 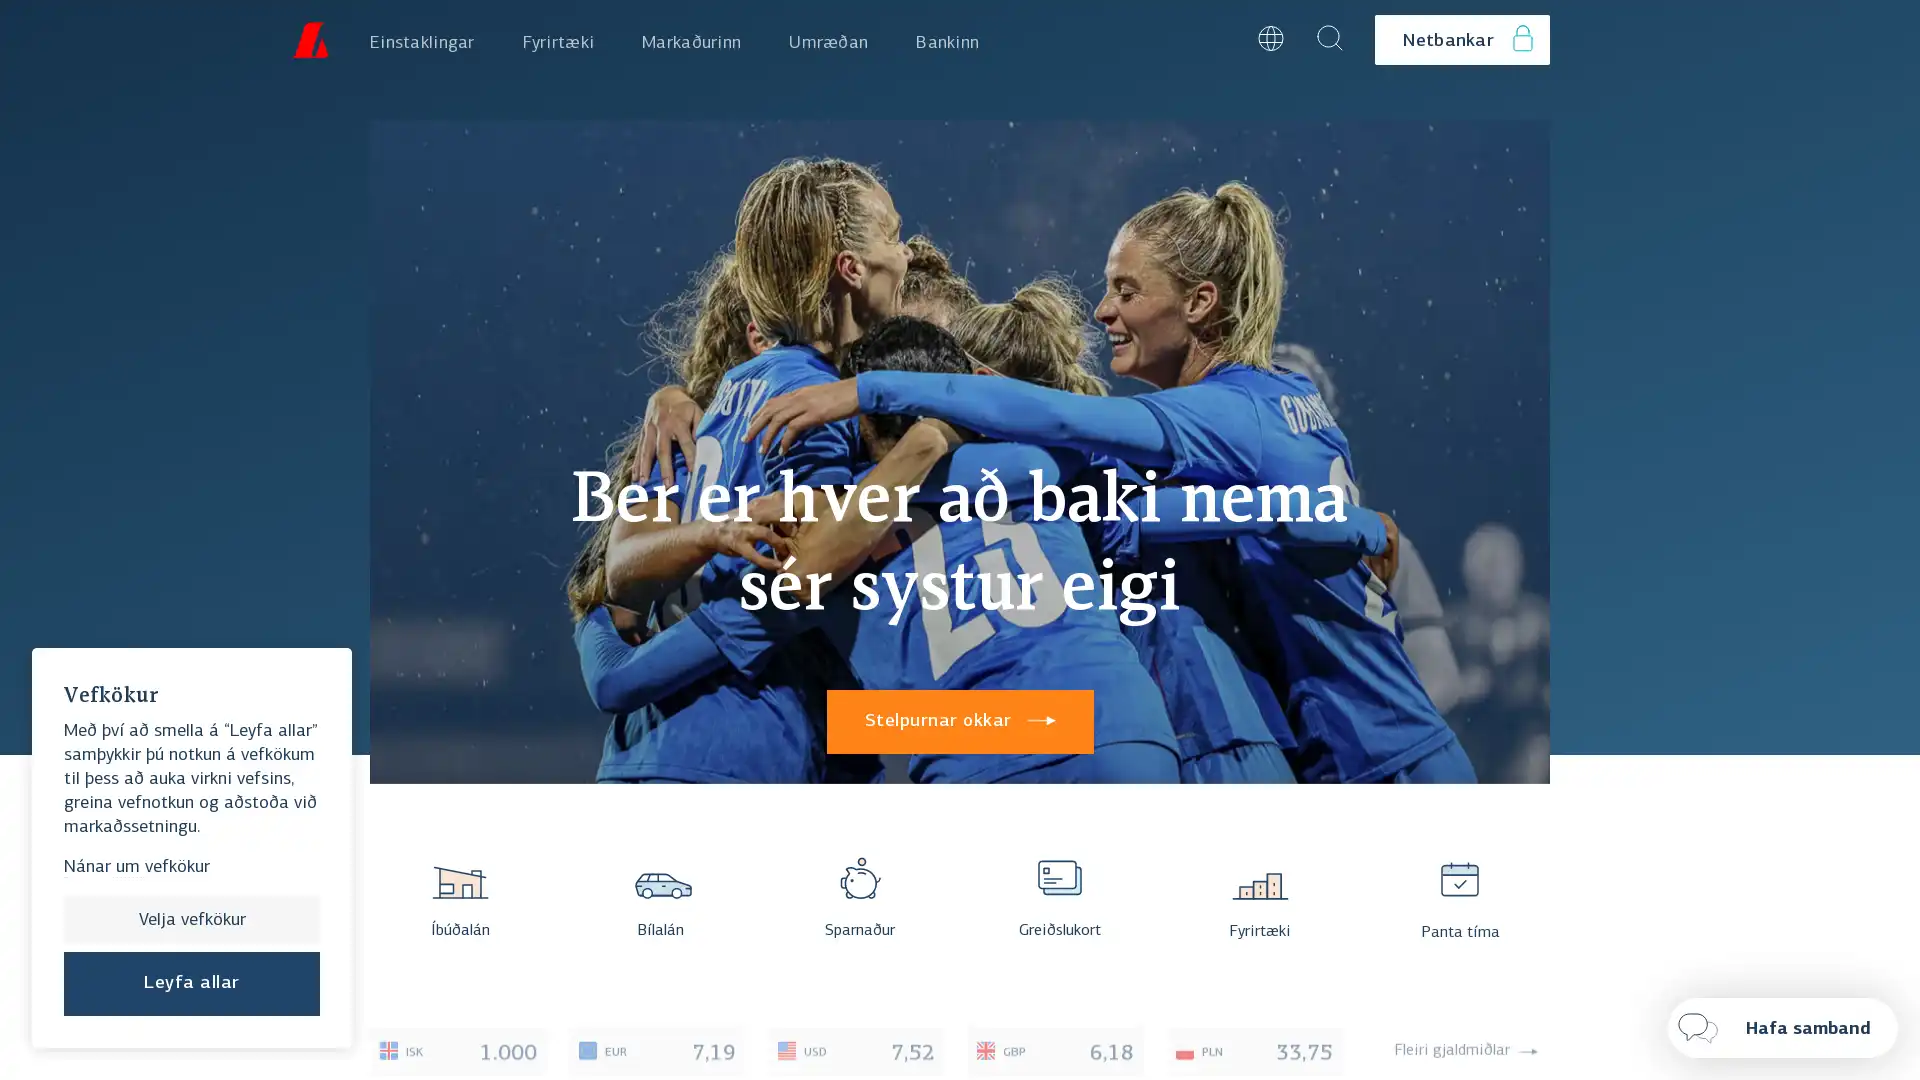 What do you see at coordinates (192, 982) in the screenshot?
I see `Leyfa allar` at bounding box center [192, 982].